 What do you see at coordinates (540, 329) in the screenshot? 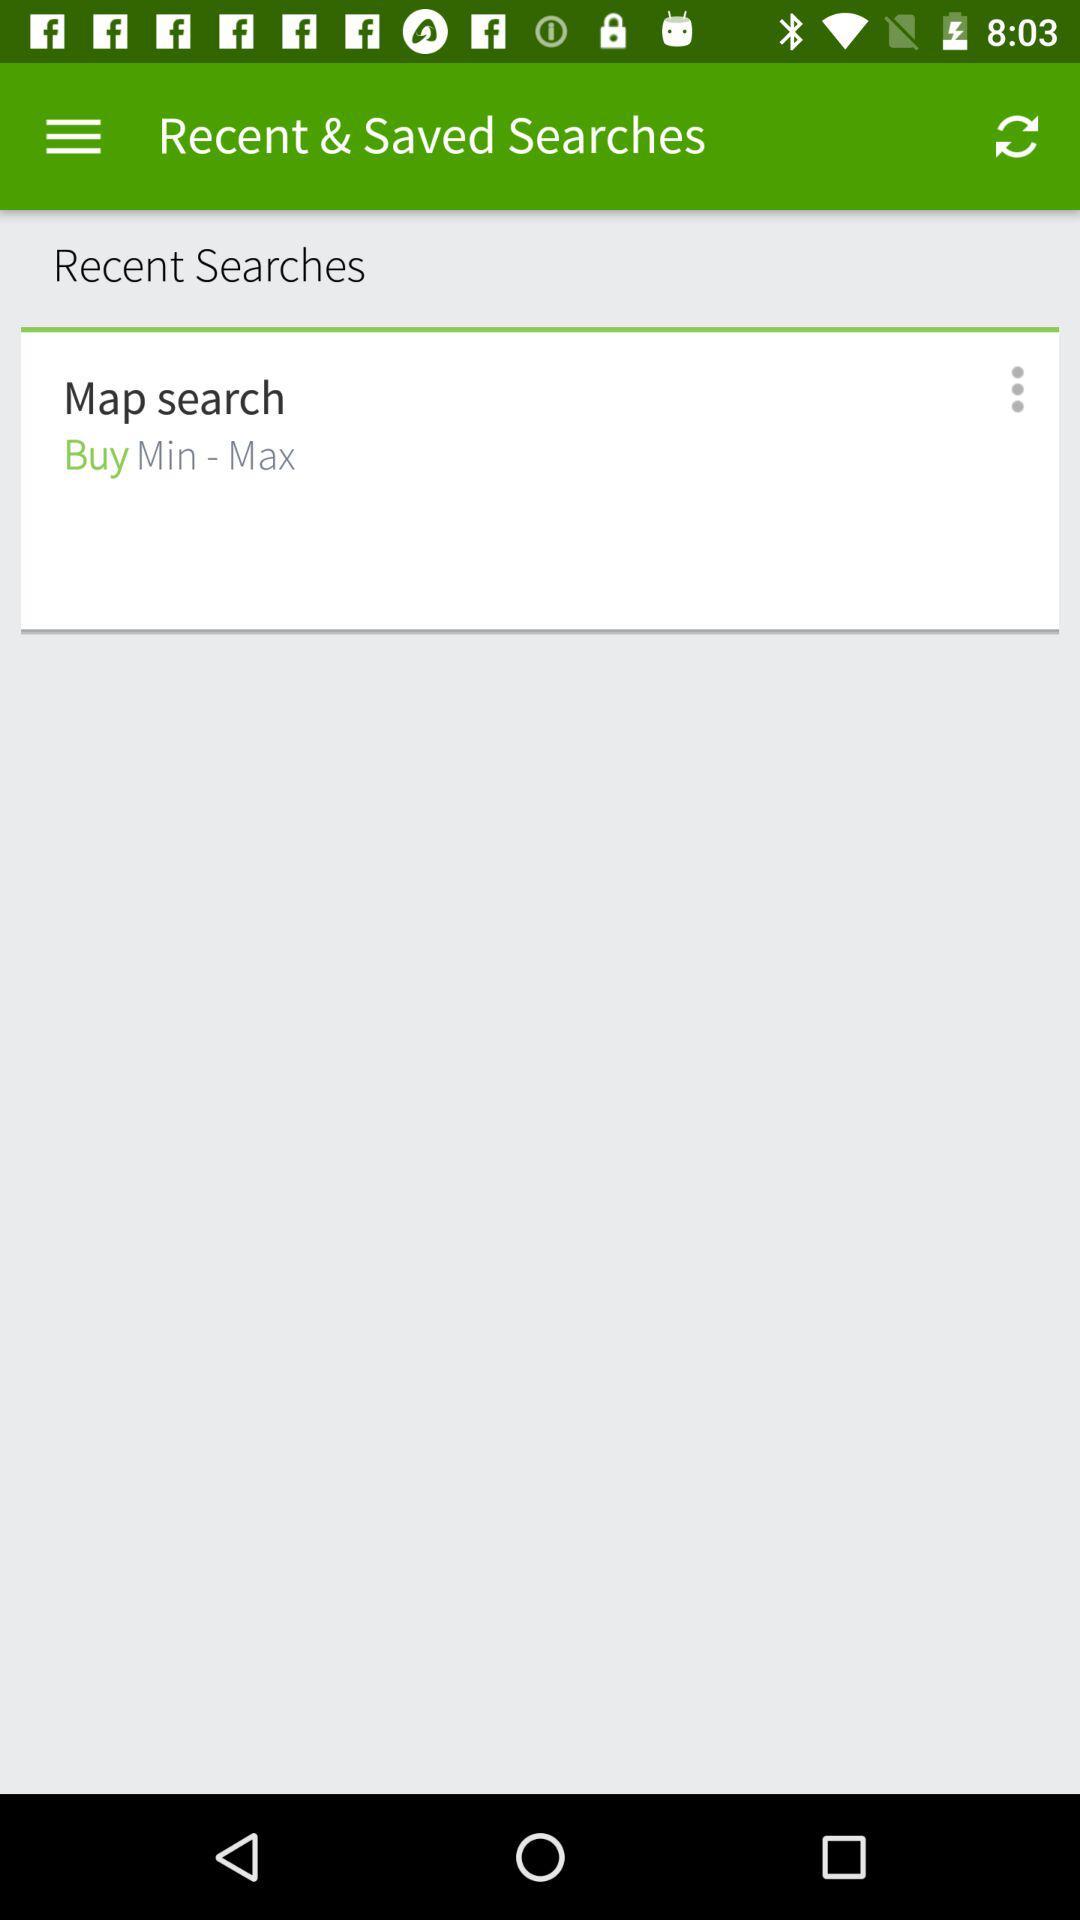
I see `the item below the recent searches item` at bounding box center [540, 329].